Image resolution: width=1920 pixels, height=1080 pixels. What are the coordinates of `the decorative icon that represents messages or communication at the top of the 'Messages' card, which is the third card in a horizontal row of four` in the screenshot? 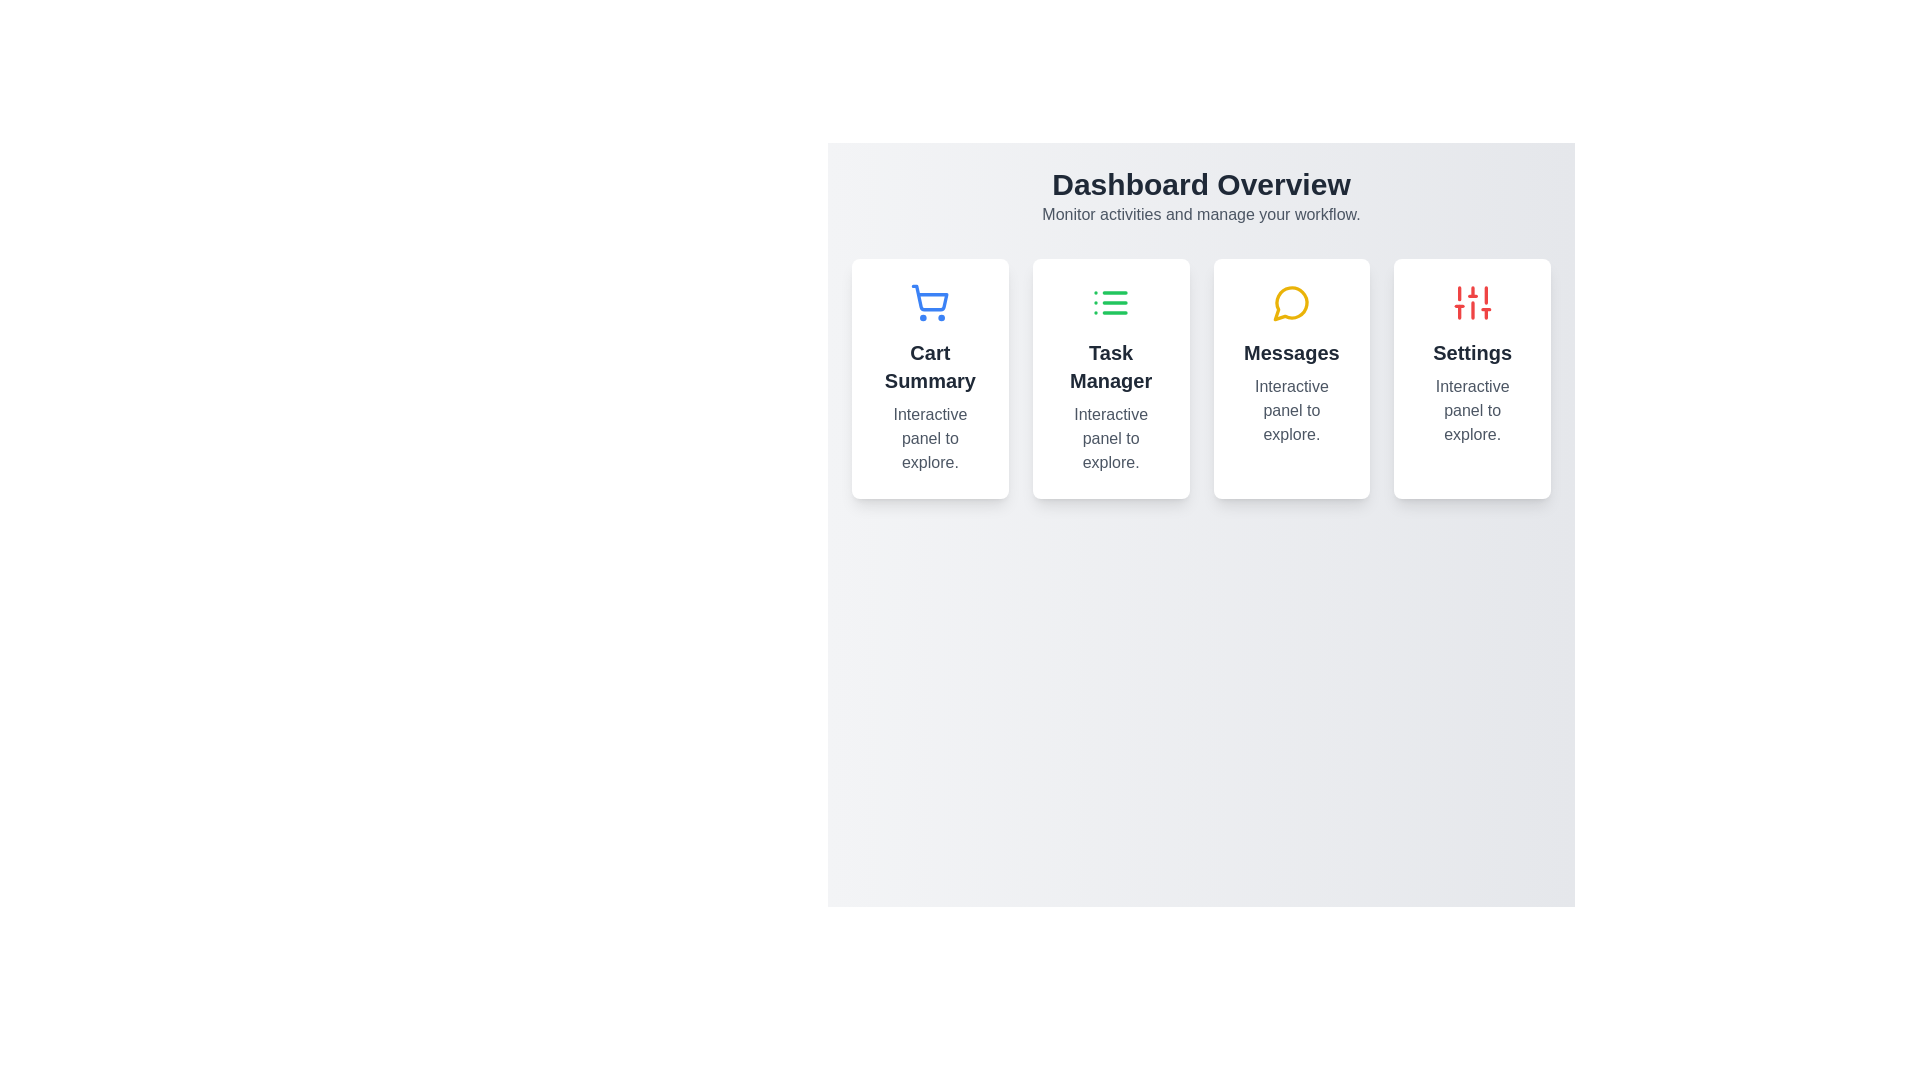 It's located at (1291, 303).